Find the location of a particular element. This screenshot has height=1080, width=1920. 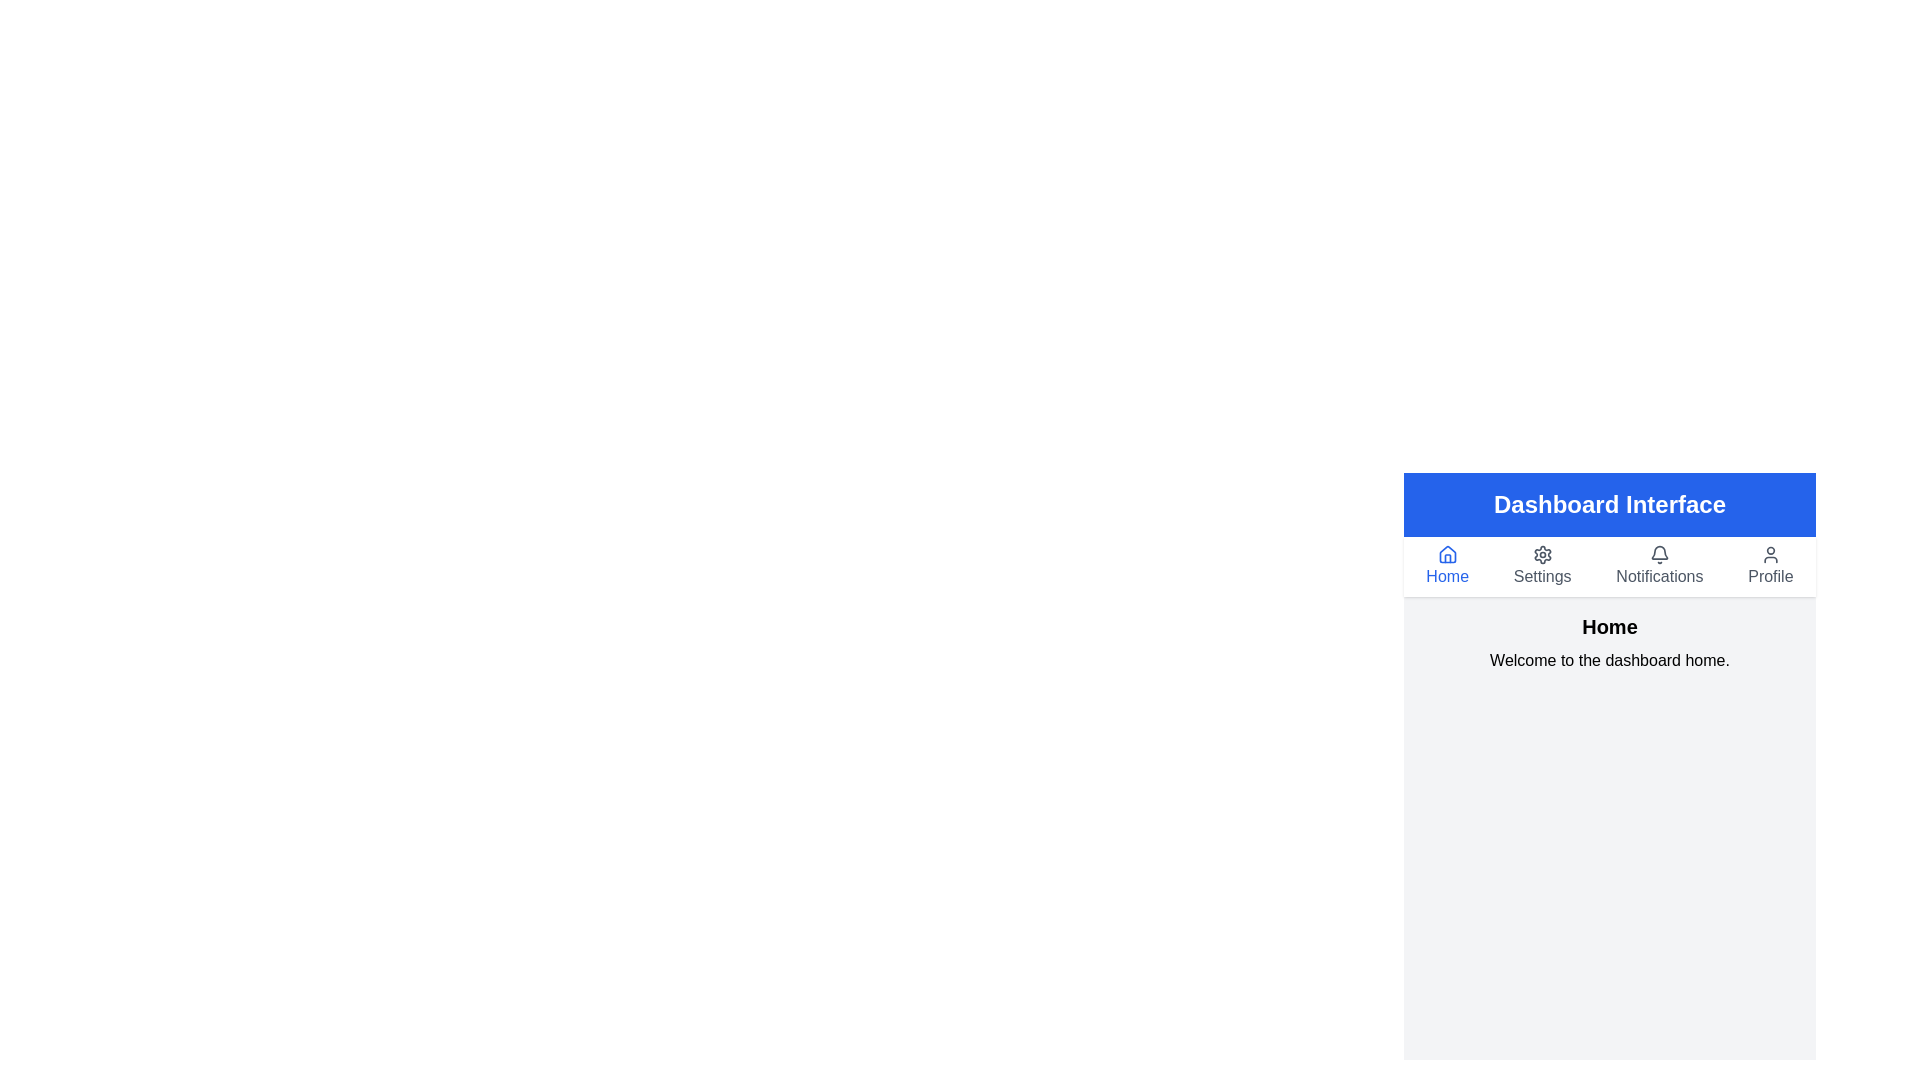

the user profile icon located at the top-right corner of the interface, which is positioned under the heading 'Profile' is located at coordinates (1770, 555).